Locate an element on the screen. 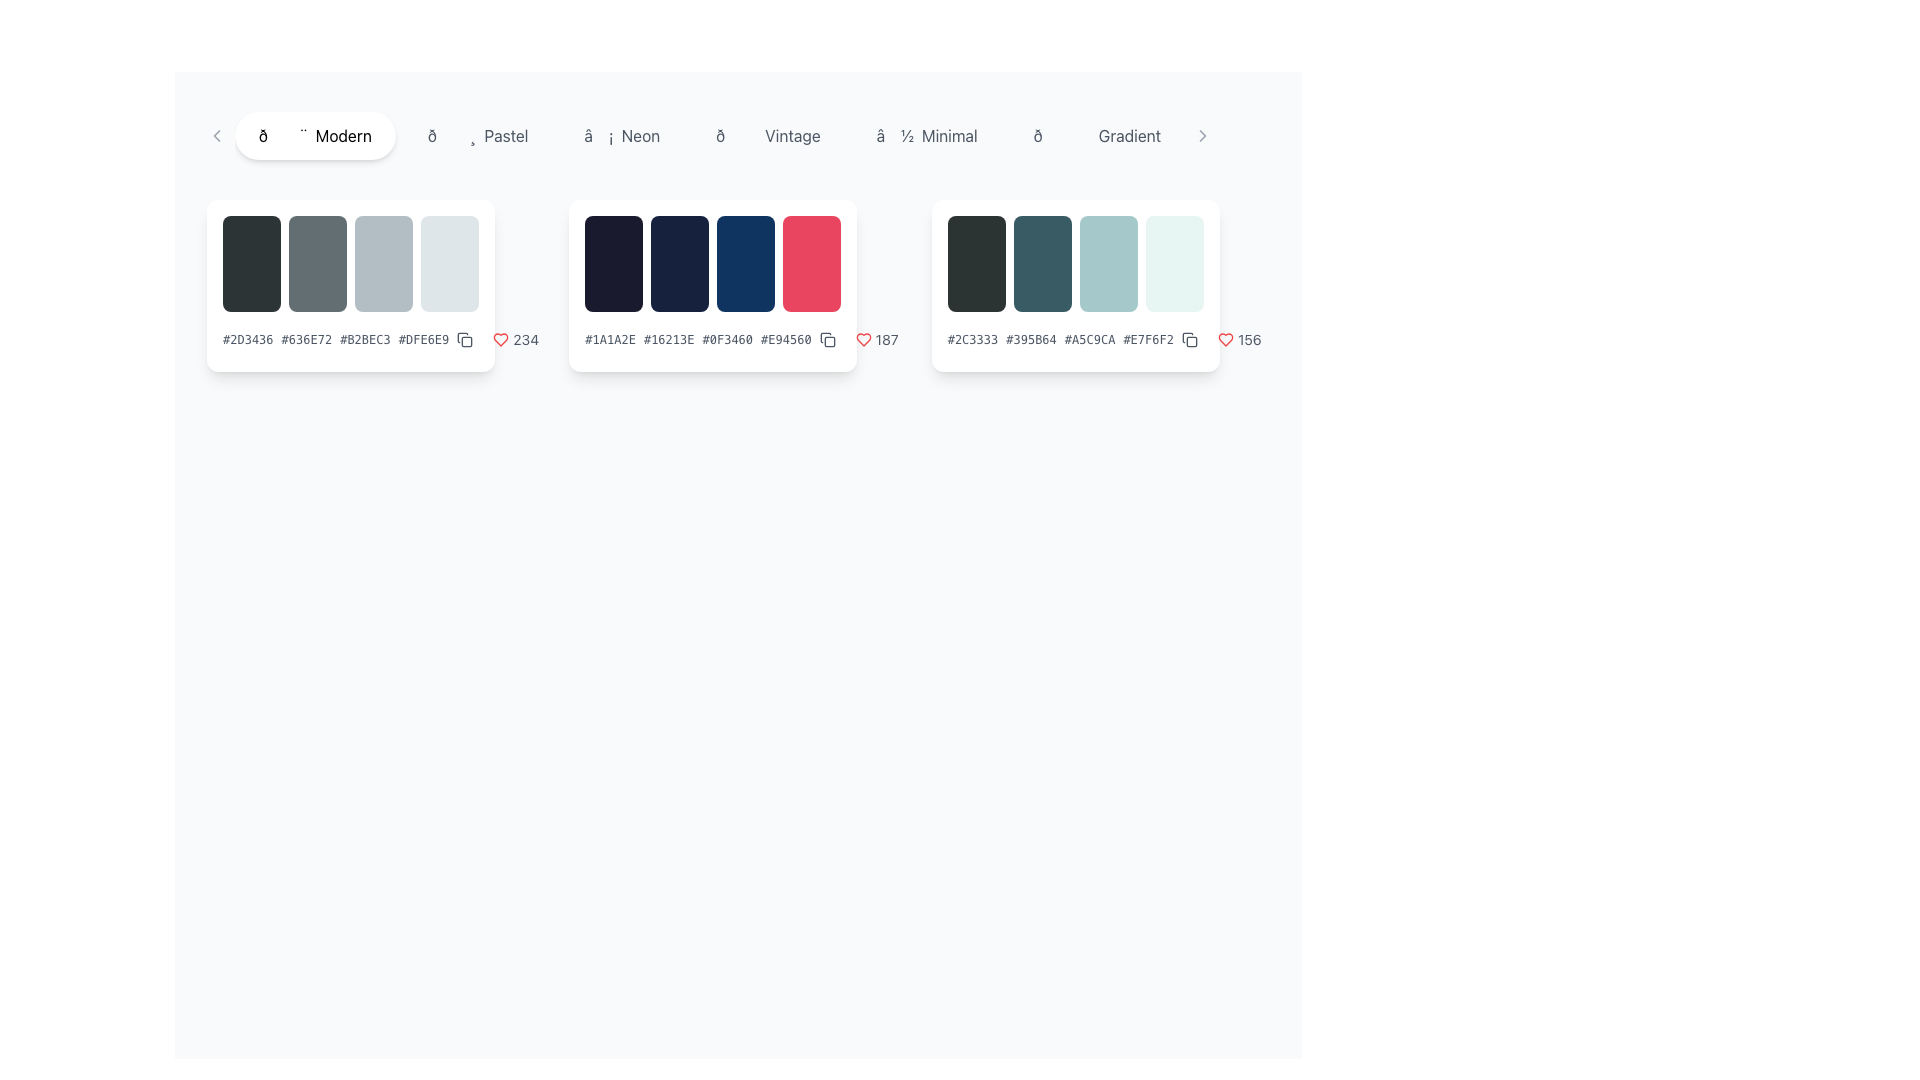 The width and height of the screenshot is (1920, 1080). the central navigation bar is located at coordinates (710, 135).